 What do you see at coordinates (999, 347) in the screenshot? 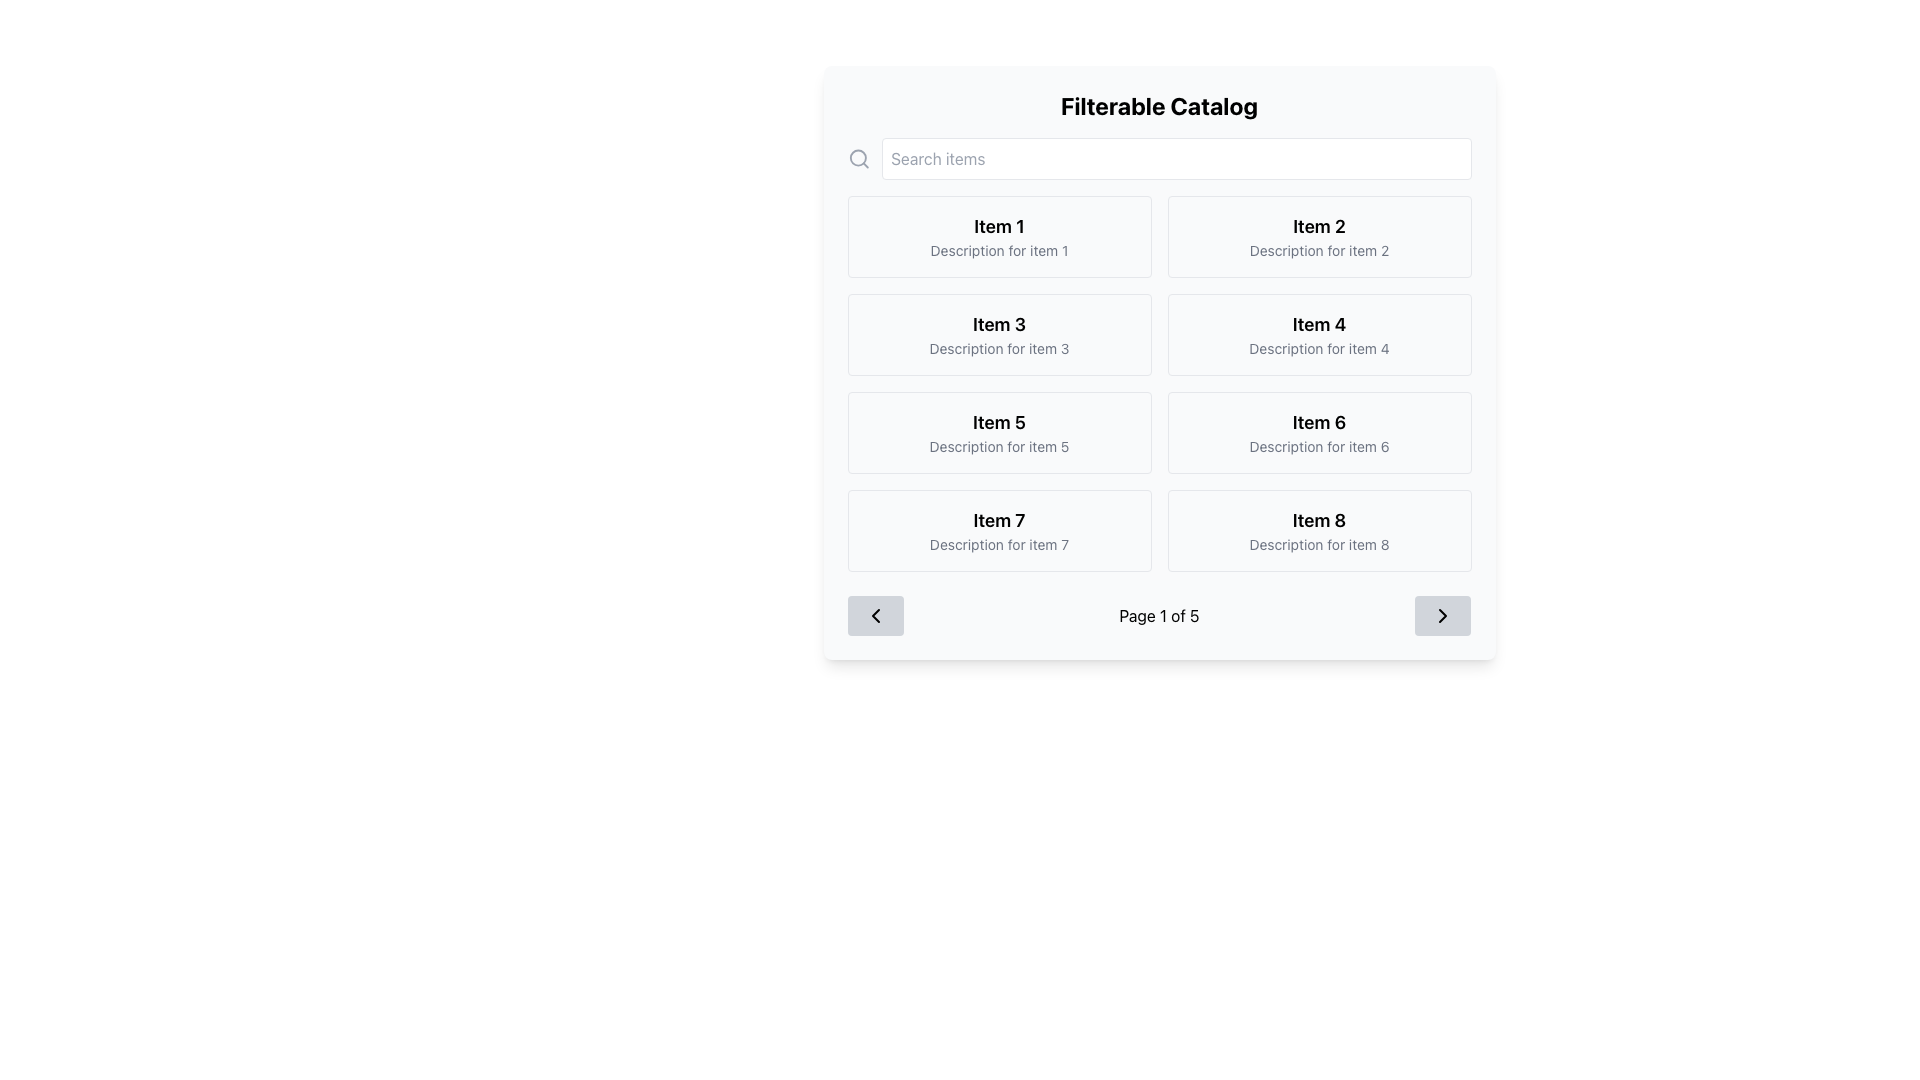
I see `the text label providing additional information associated with 'Item 3', located in the second row and first column of the grid layout` at bounding box center [999, 347].